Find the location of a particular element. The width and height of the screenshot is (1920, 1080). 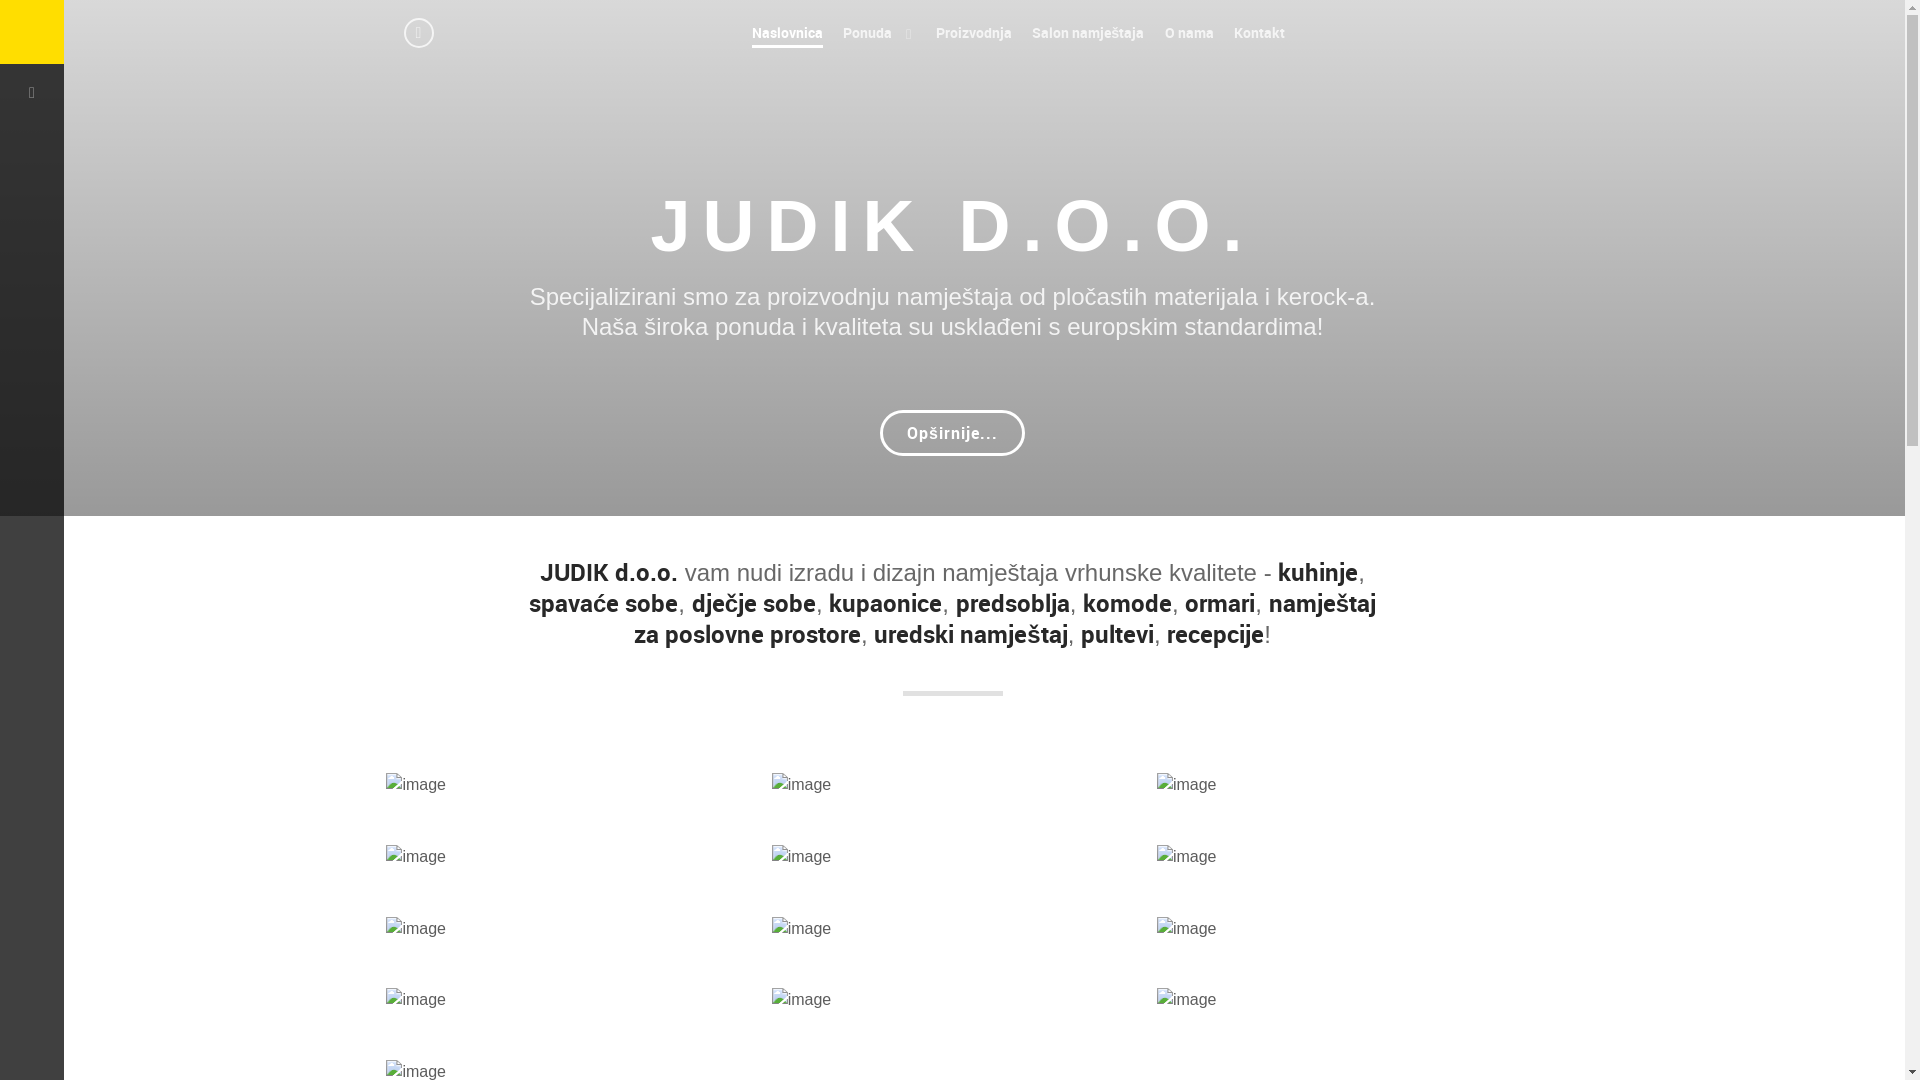

'Naslovnica' is located at coordinates (786, 32).